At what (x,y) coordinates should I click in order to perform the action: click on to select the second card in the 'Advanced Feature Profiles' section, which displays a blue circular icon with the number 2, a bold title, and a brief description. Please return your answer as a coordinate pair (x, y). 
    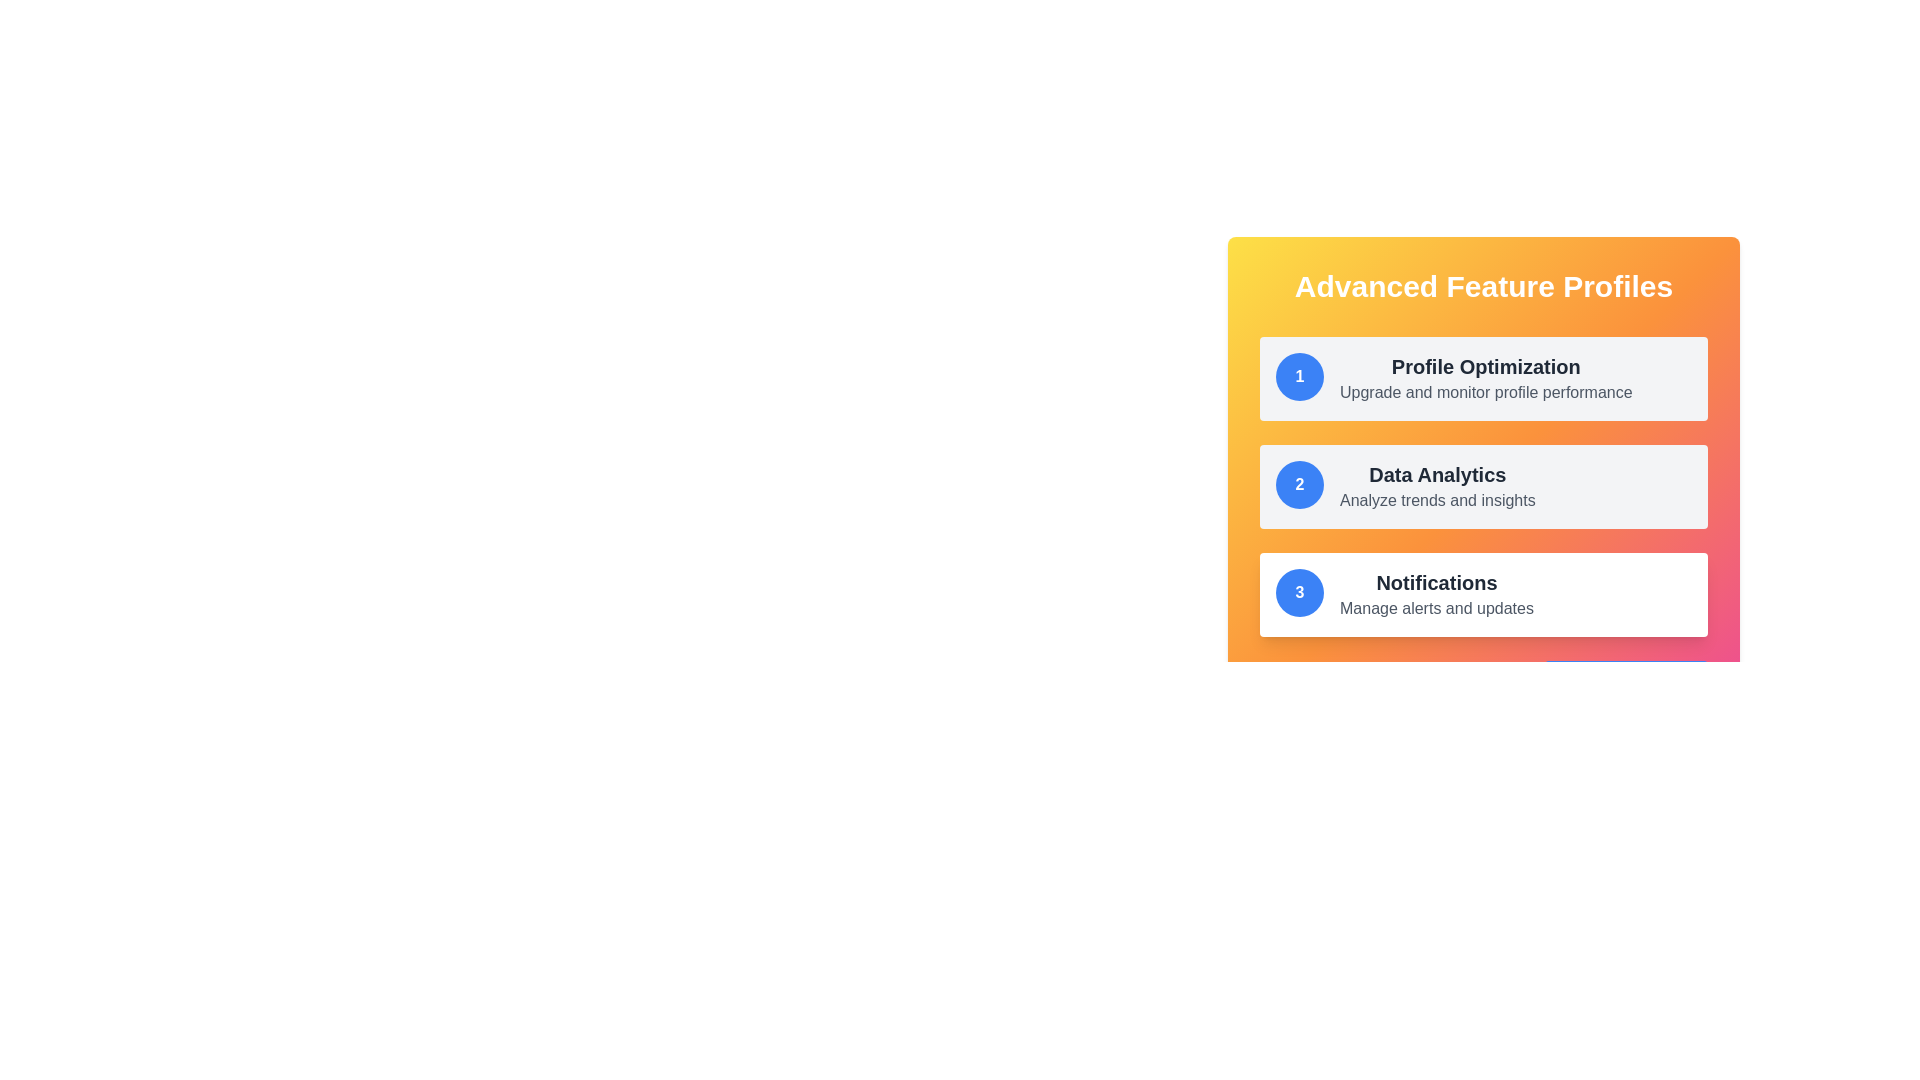
    Looking at the image, I should click on (1483, 486).